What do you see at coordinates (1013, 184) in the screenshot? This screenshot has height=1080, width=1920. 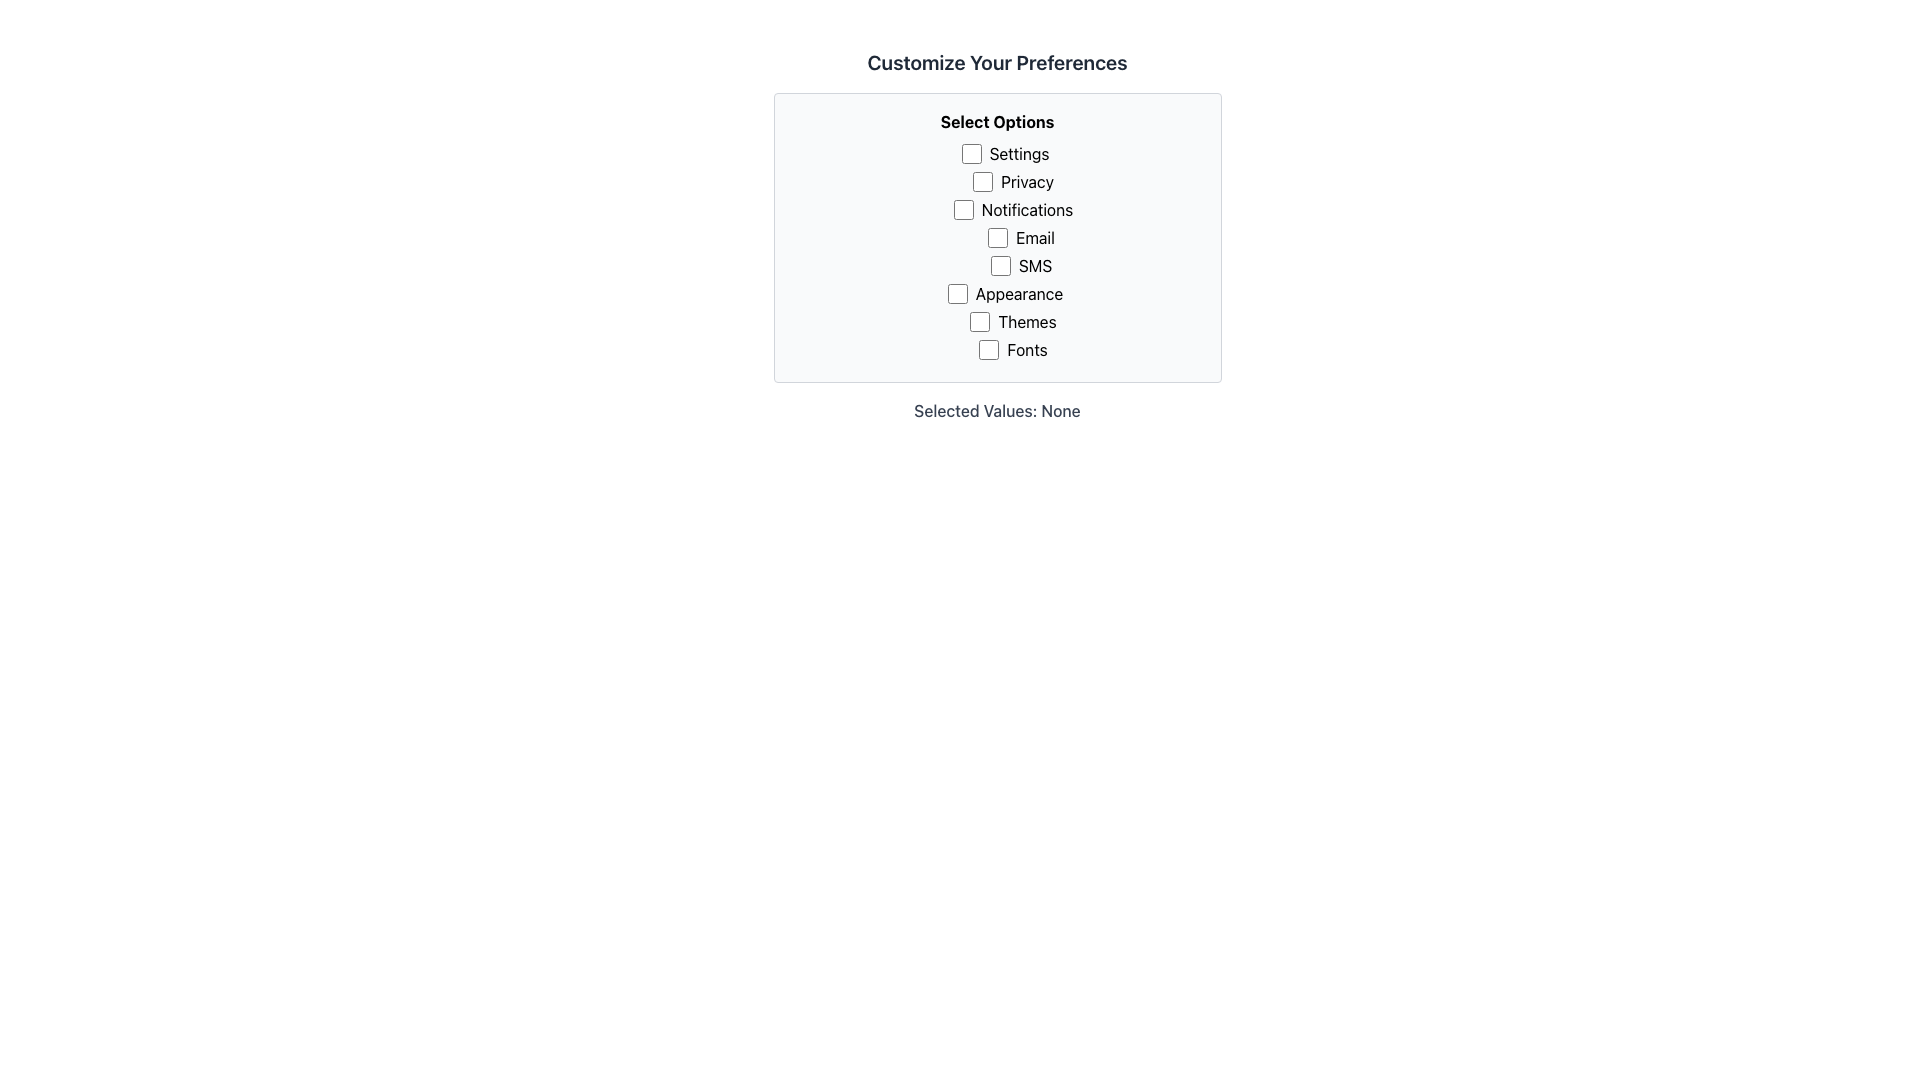 I see `the label 'Privacy' of the Checkbox element` at bounding box center [1013, 184].